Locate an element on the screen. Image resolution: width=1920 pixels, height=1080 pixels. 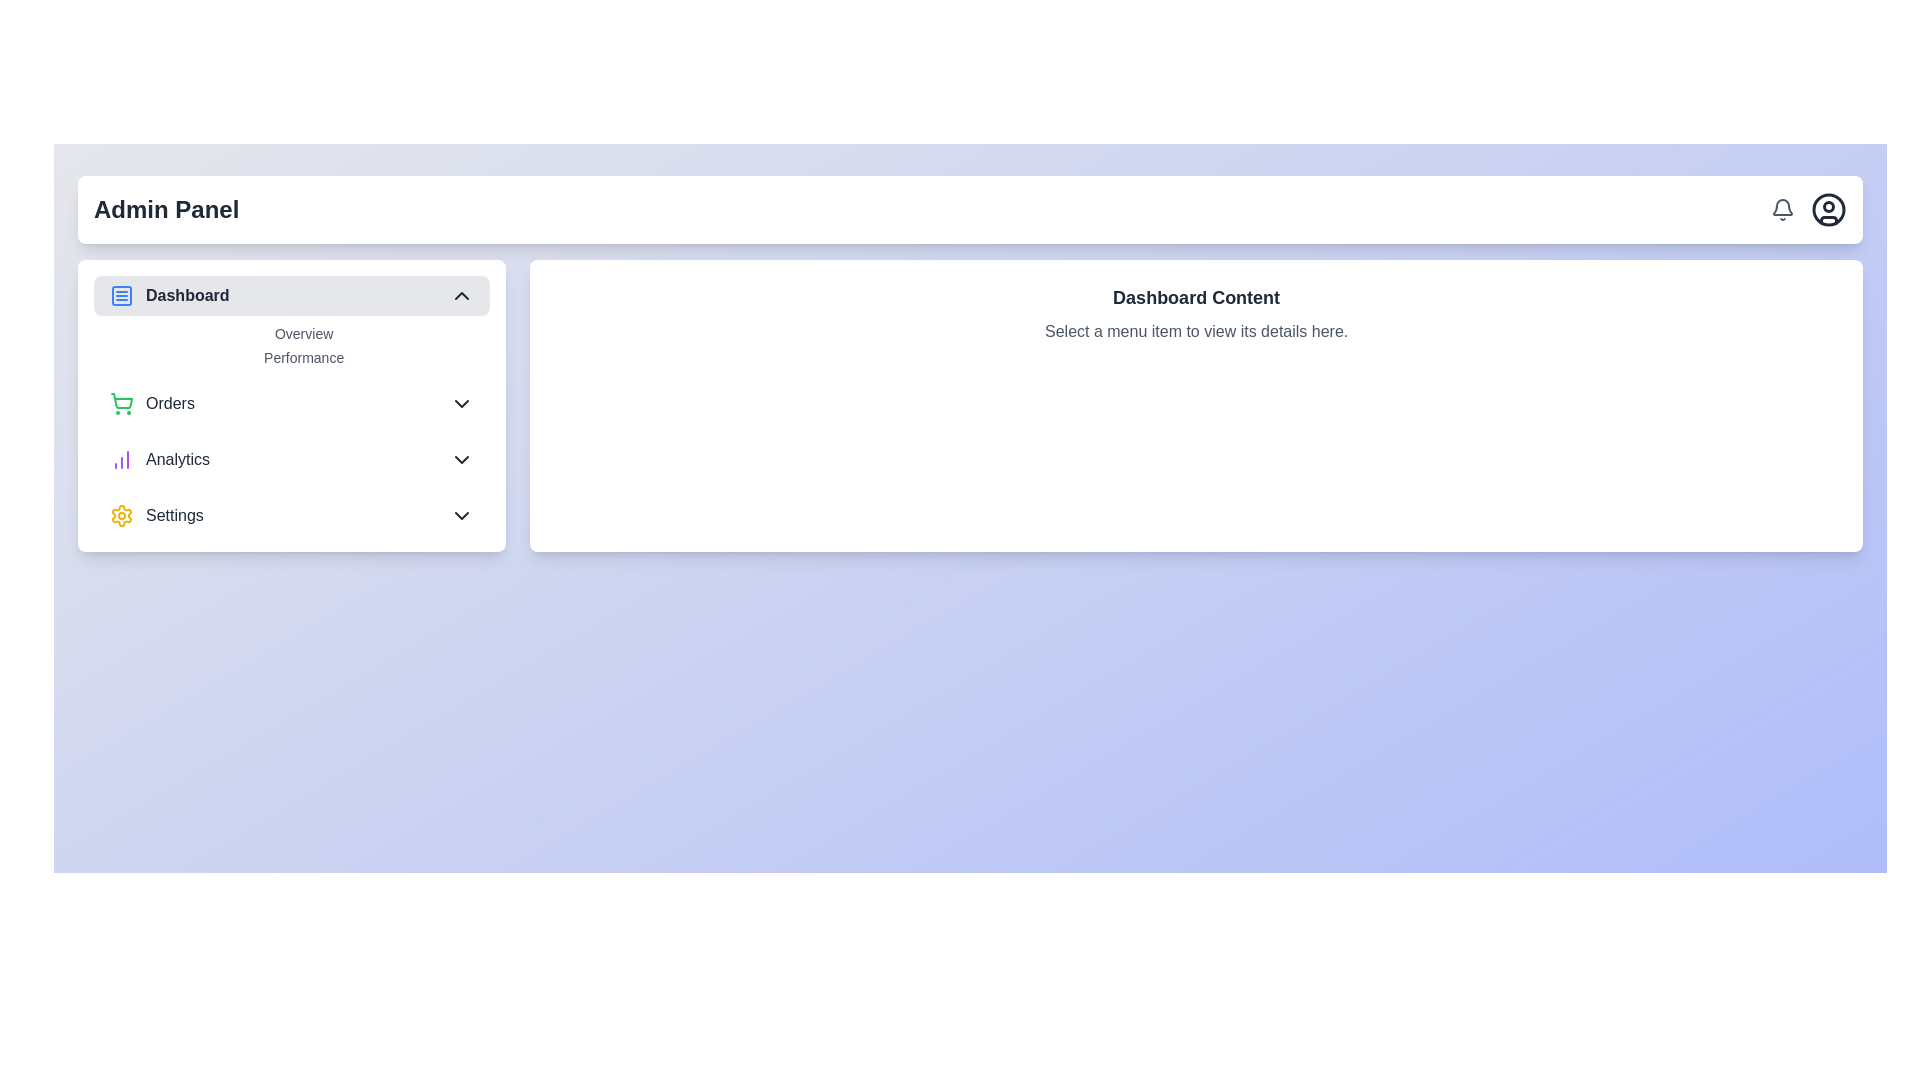
the 'Overview' text label located in the left-hand side menu panel under the 'Dashboard' heading is located at coordinates (302, 333).